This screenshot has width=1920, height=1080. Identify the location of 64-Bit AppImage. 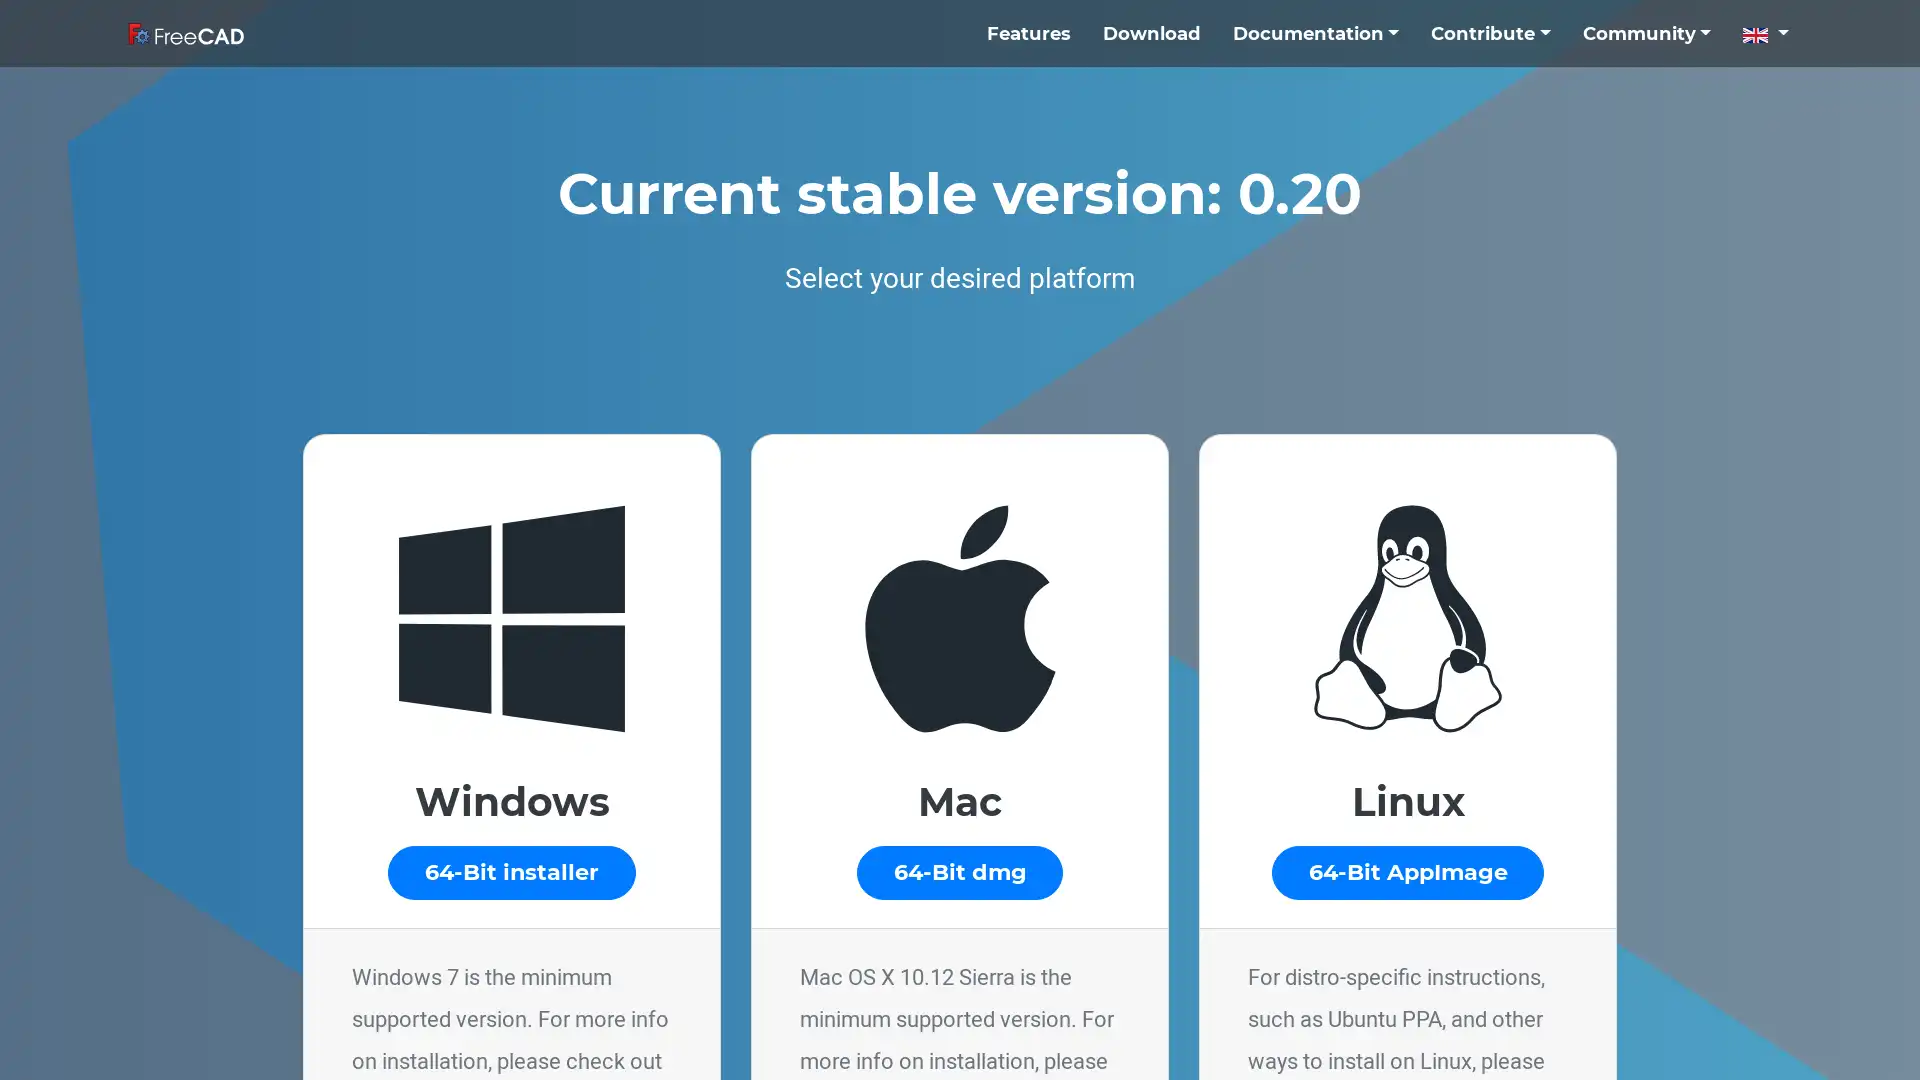
(1406, 871).